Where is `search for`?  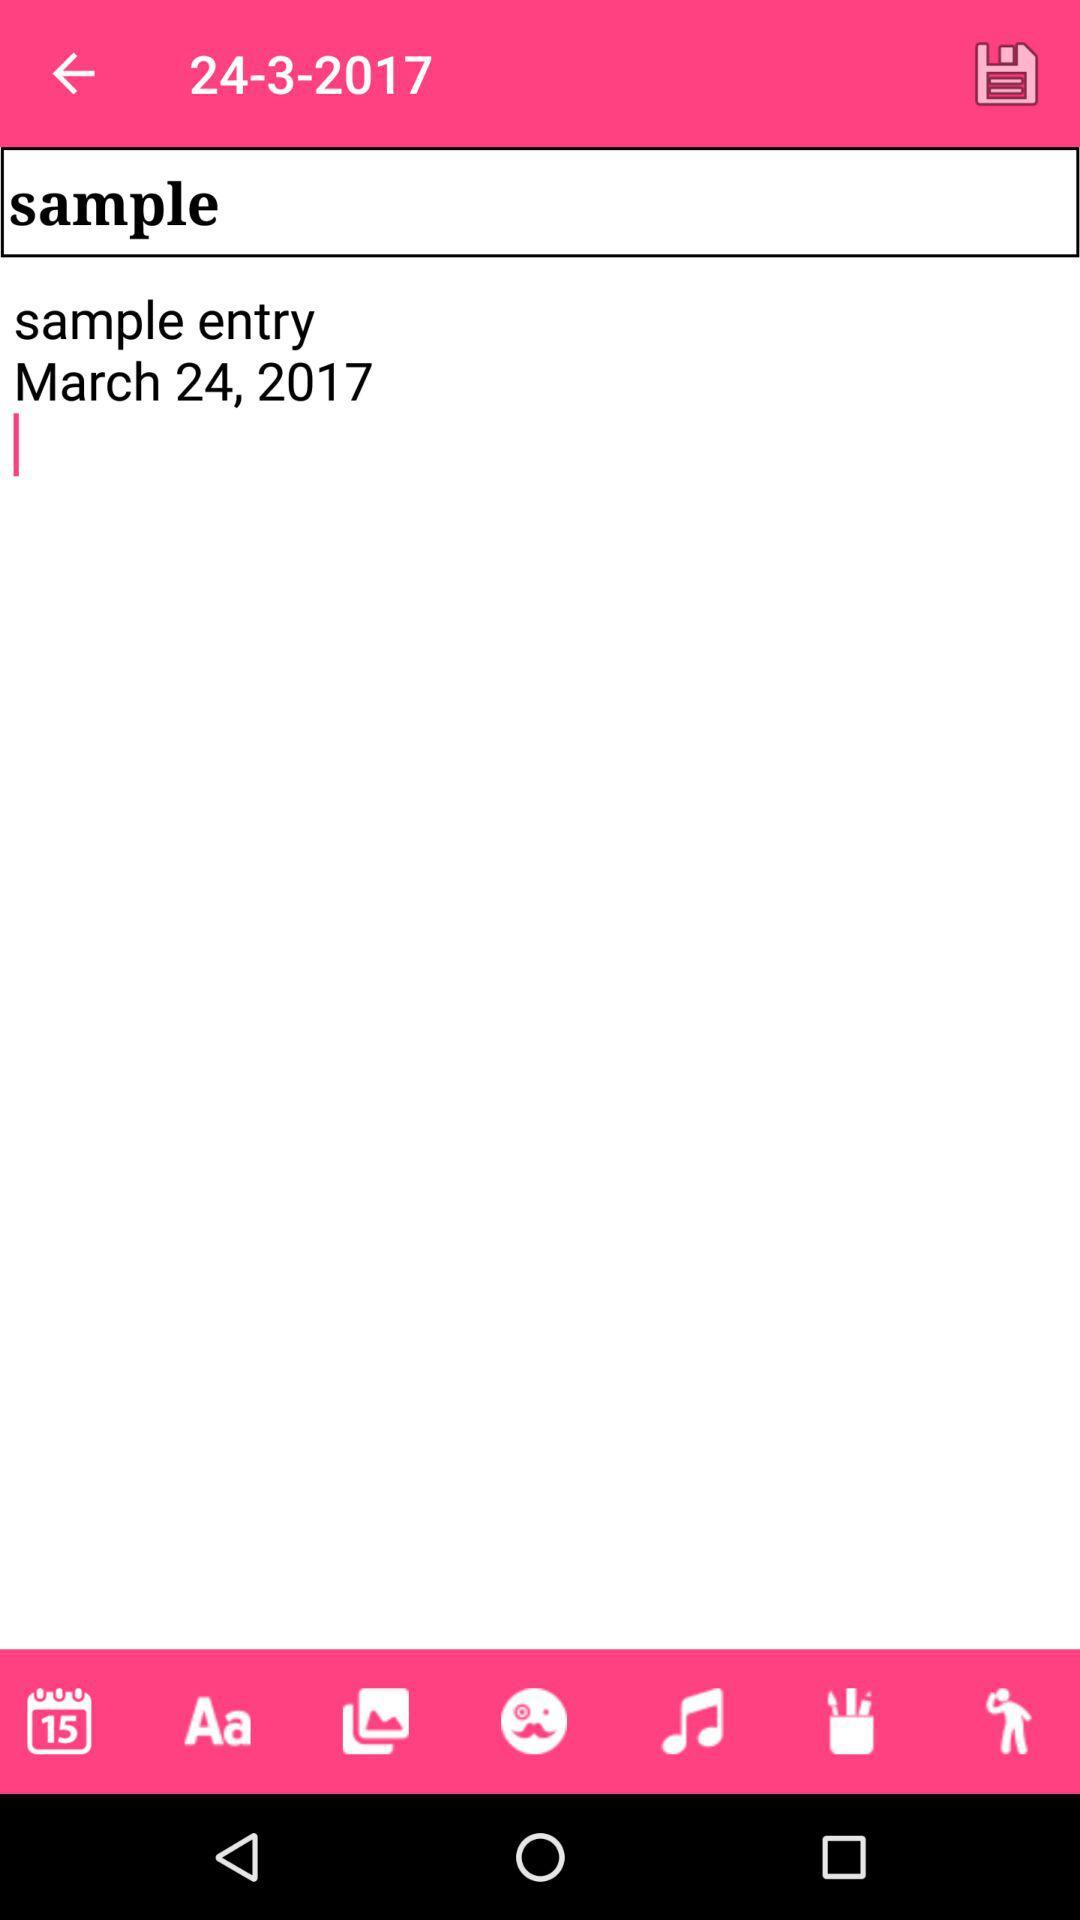 search for is located at coordinates (1008, 1720).